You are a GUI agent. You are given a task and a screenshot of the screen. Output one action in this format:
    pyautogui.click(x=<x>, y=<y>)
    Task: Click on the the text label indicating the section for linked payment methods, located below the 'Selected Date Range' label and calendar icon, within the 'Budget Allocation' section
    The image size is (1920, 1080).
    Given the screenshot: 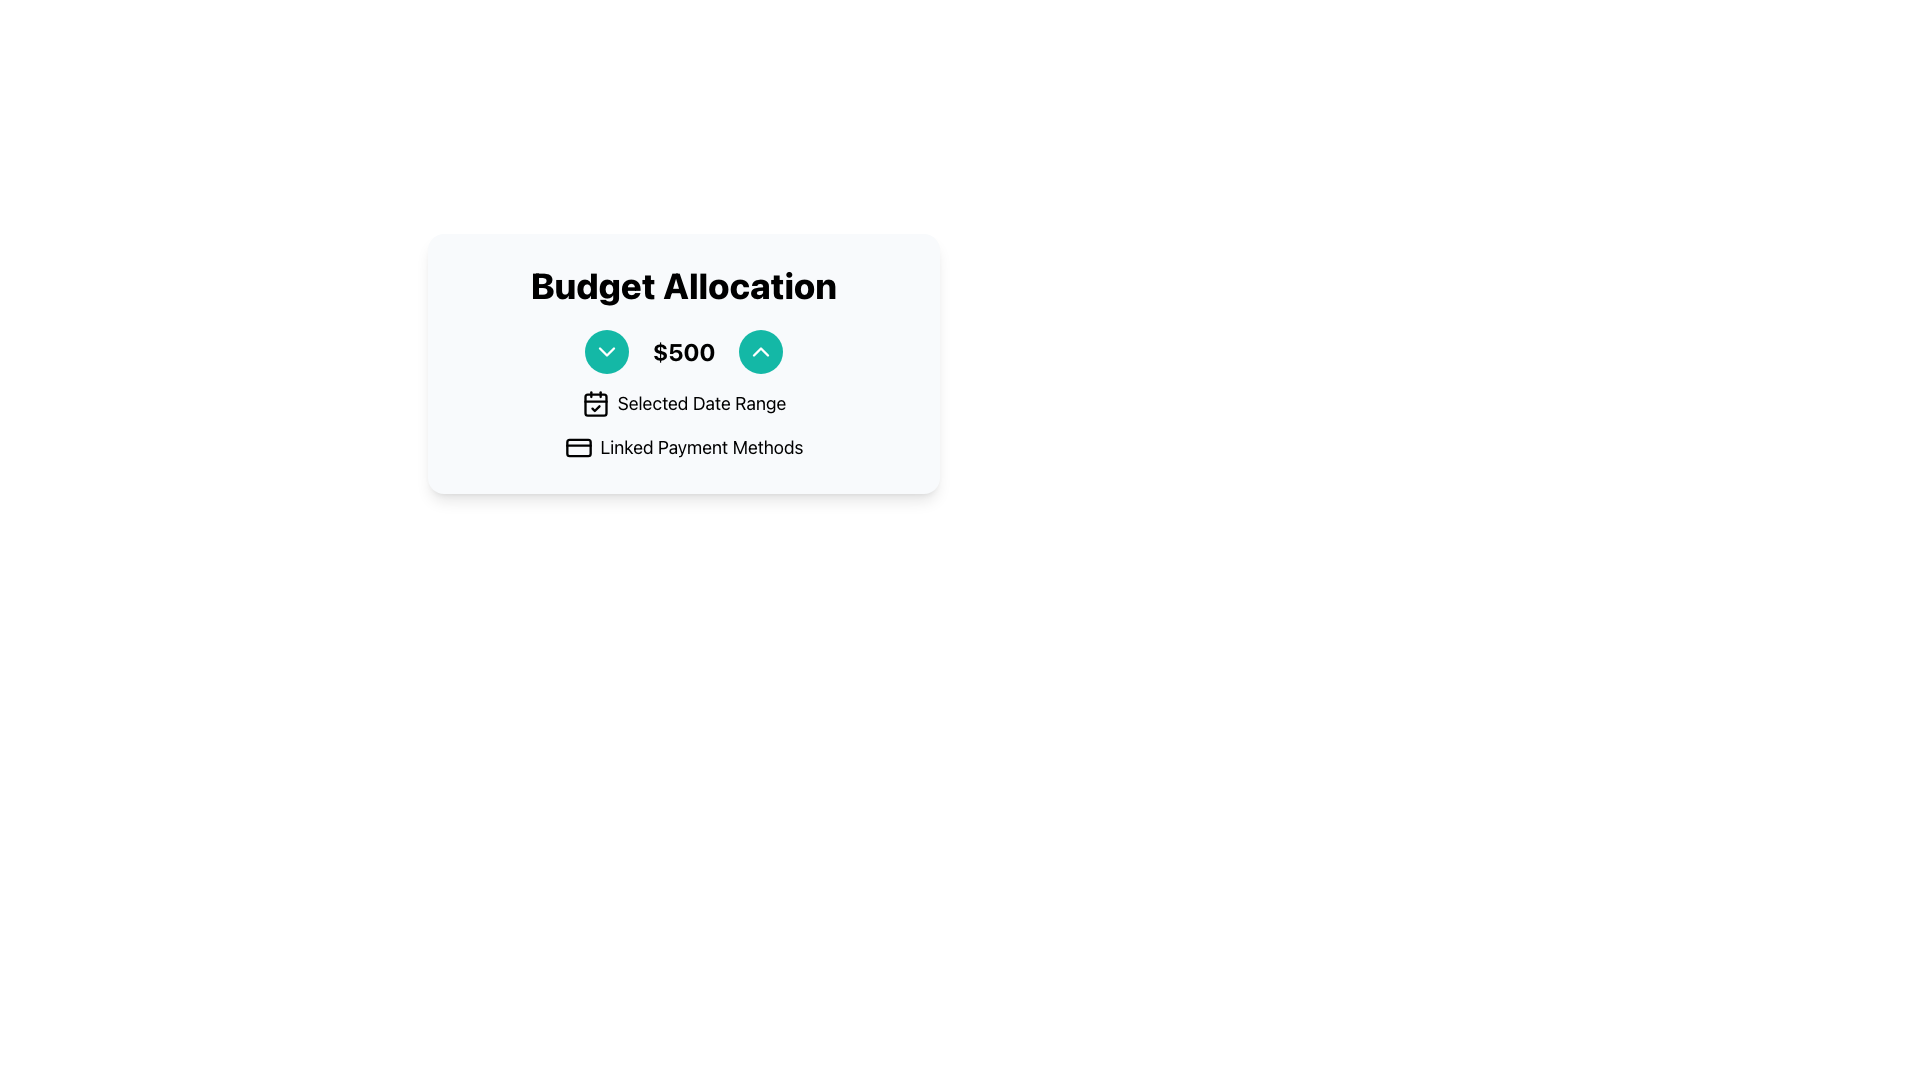 What is the action you would take?
    pyautogui.click(x=701, y=446)
    